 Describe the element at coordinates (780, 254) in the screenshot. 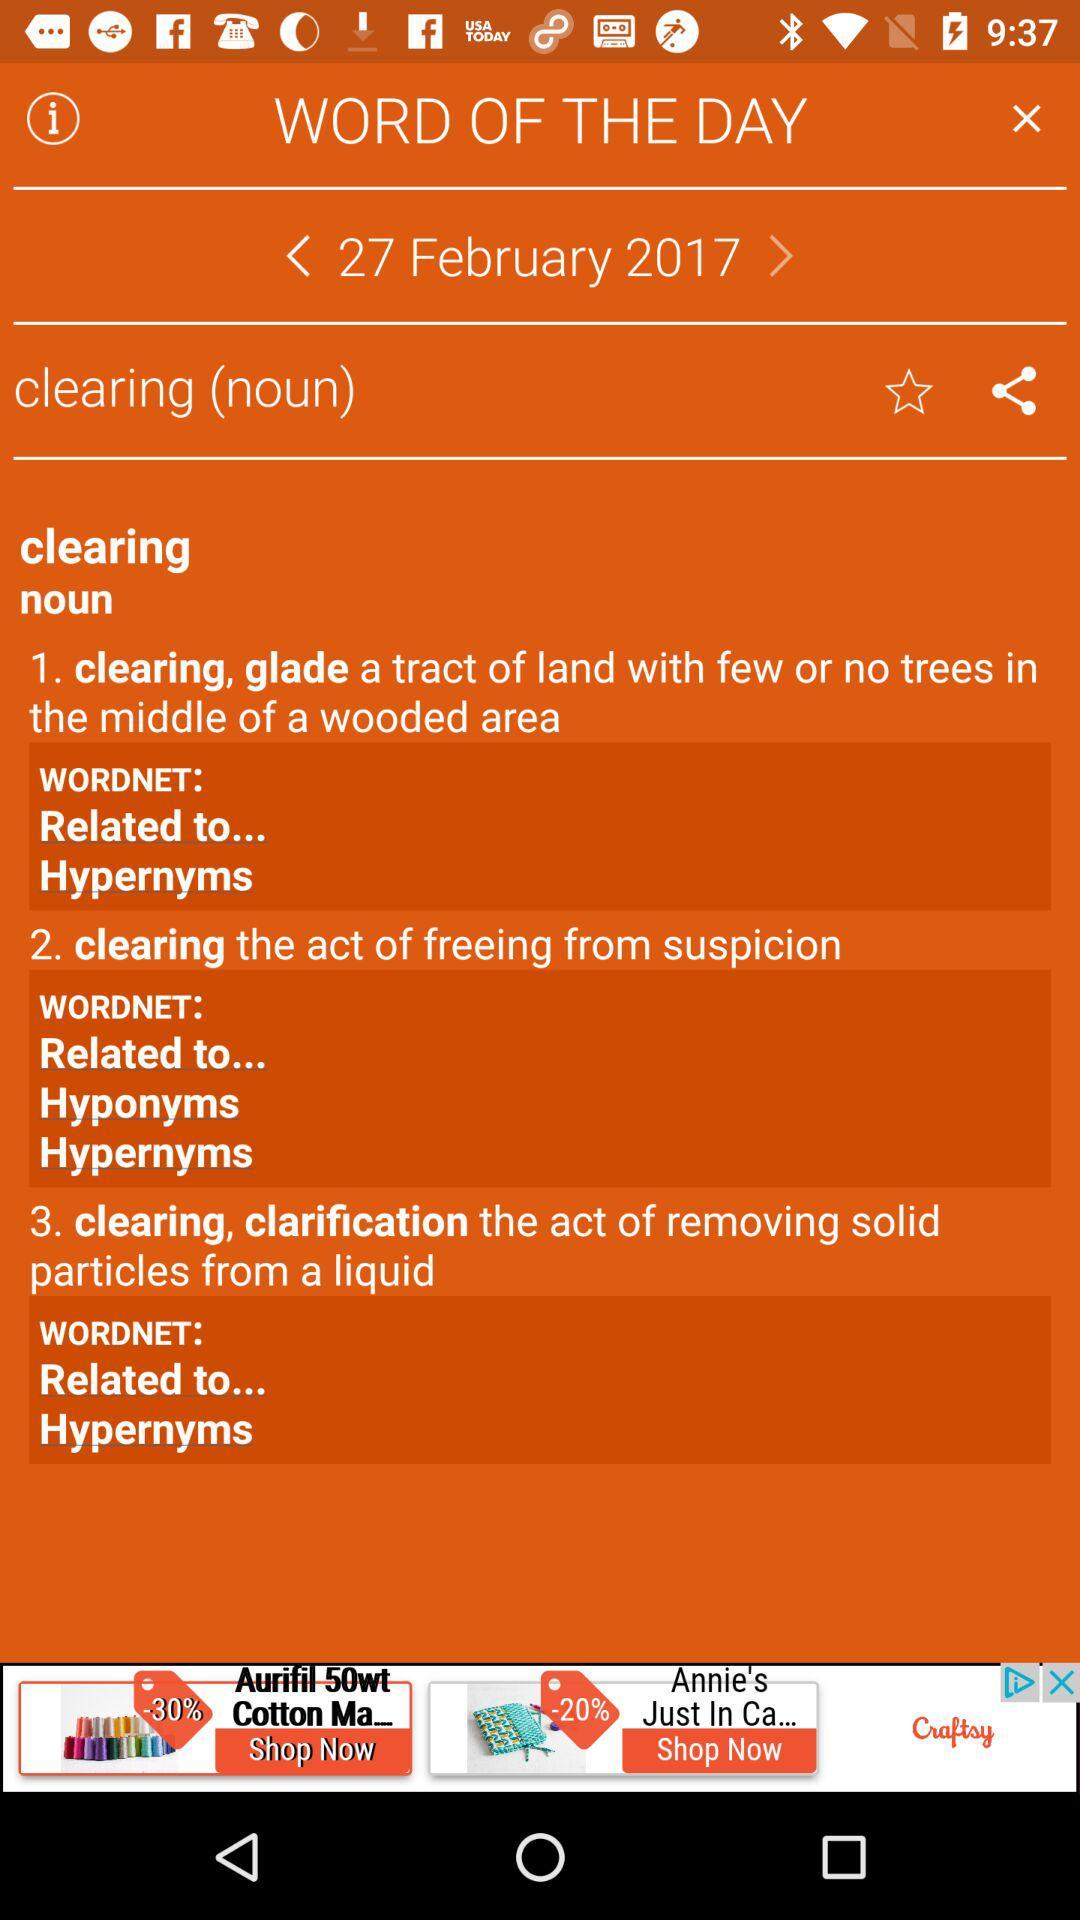

I see `going next date` at that location.